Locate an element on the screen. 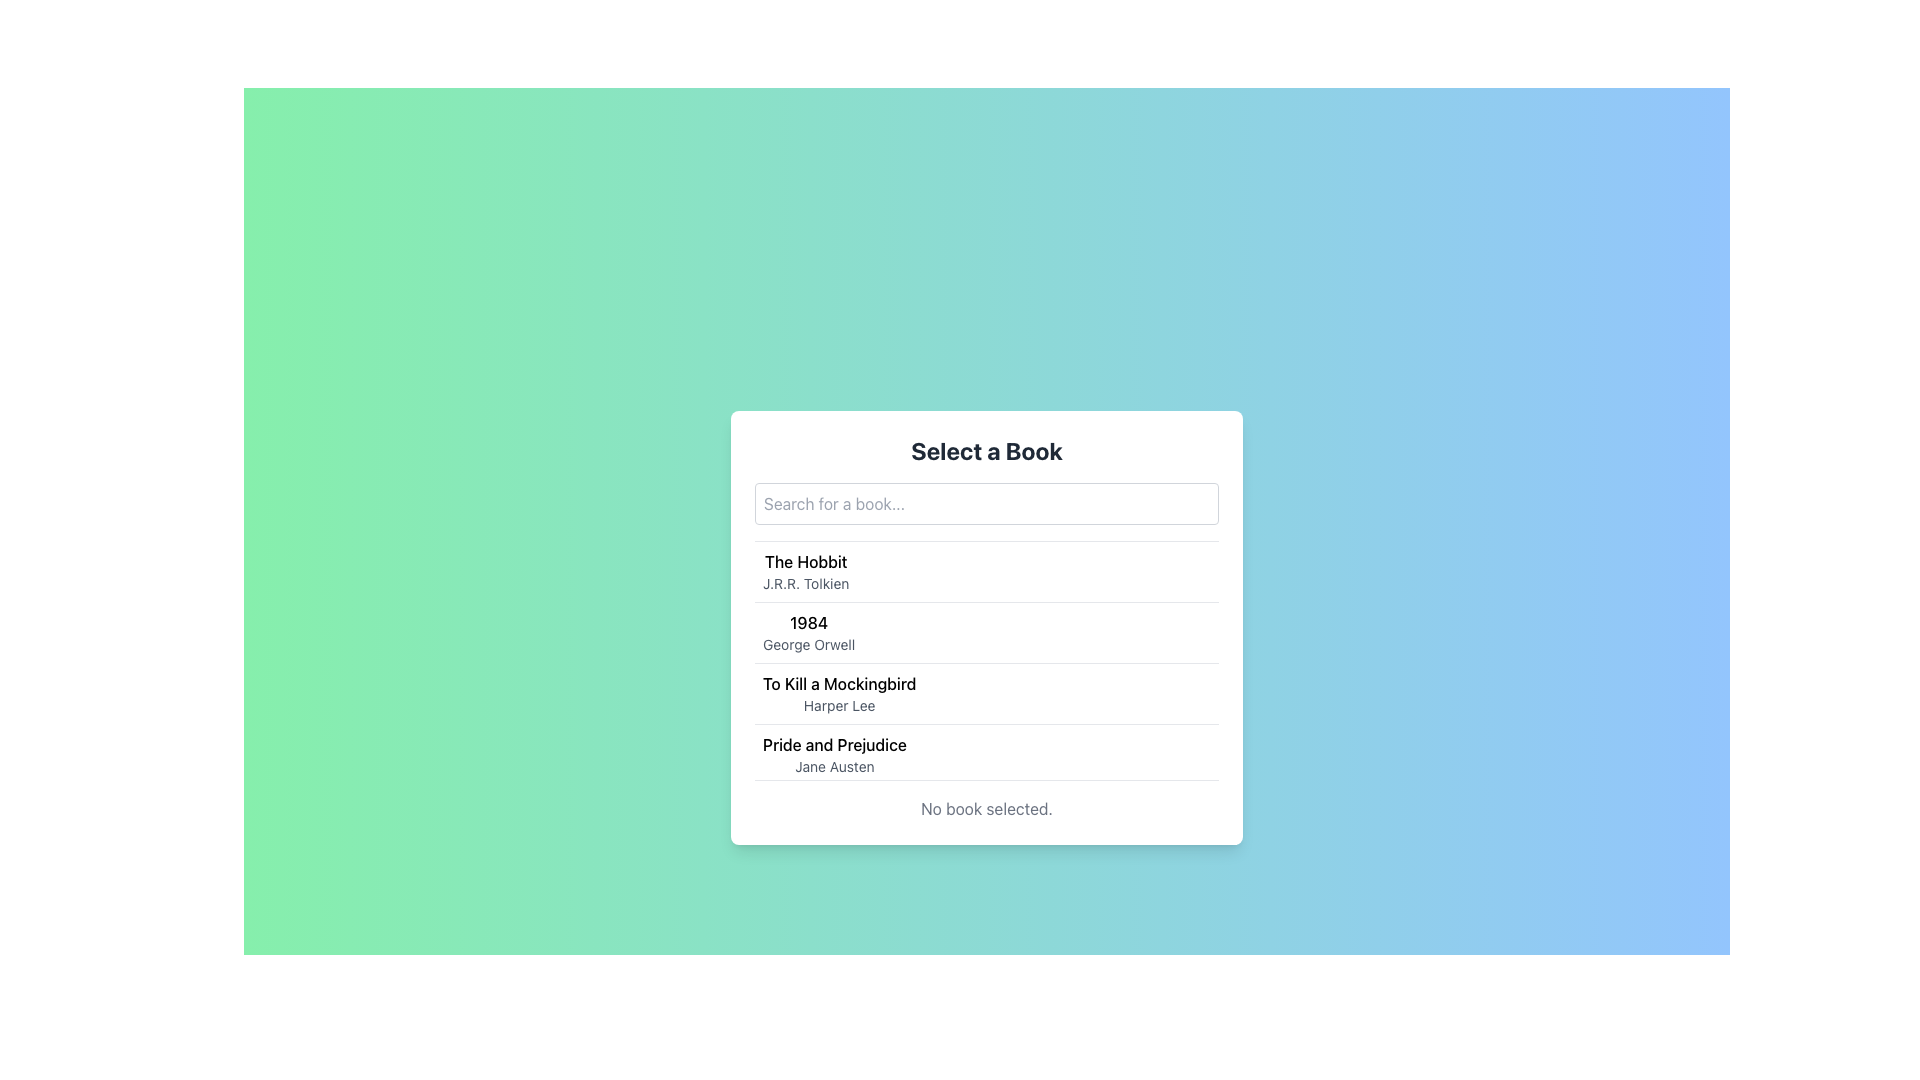 The width and height of the screenshot is (1920, 1080). the list item representing the book 'To Kill a Mockingbird' by Harper Lee is located at coordinates (987, 692).